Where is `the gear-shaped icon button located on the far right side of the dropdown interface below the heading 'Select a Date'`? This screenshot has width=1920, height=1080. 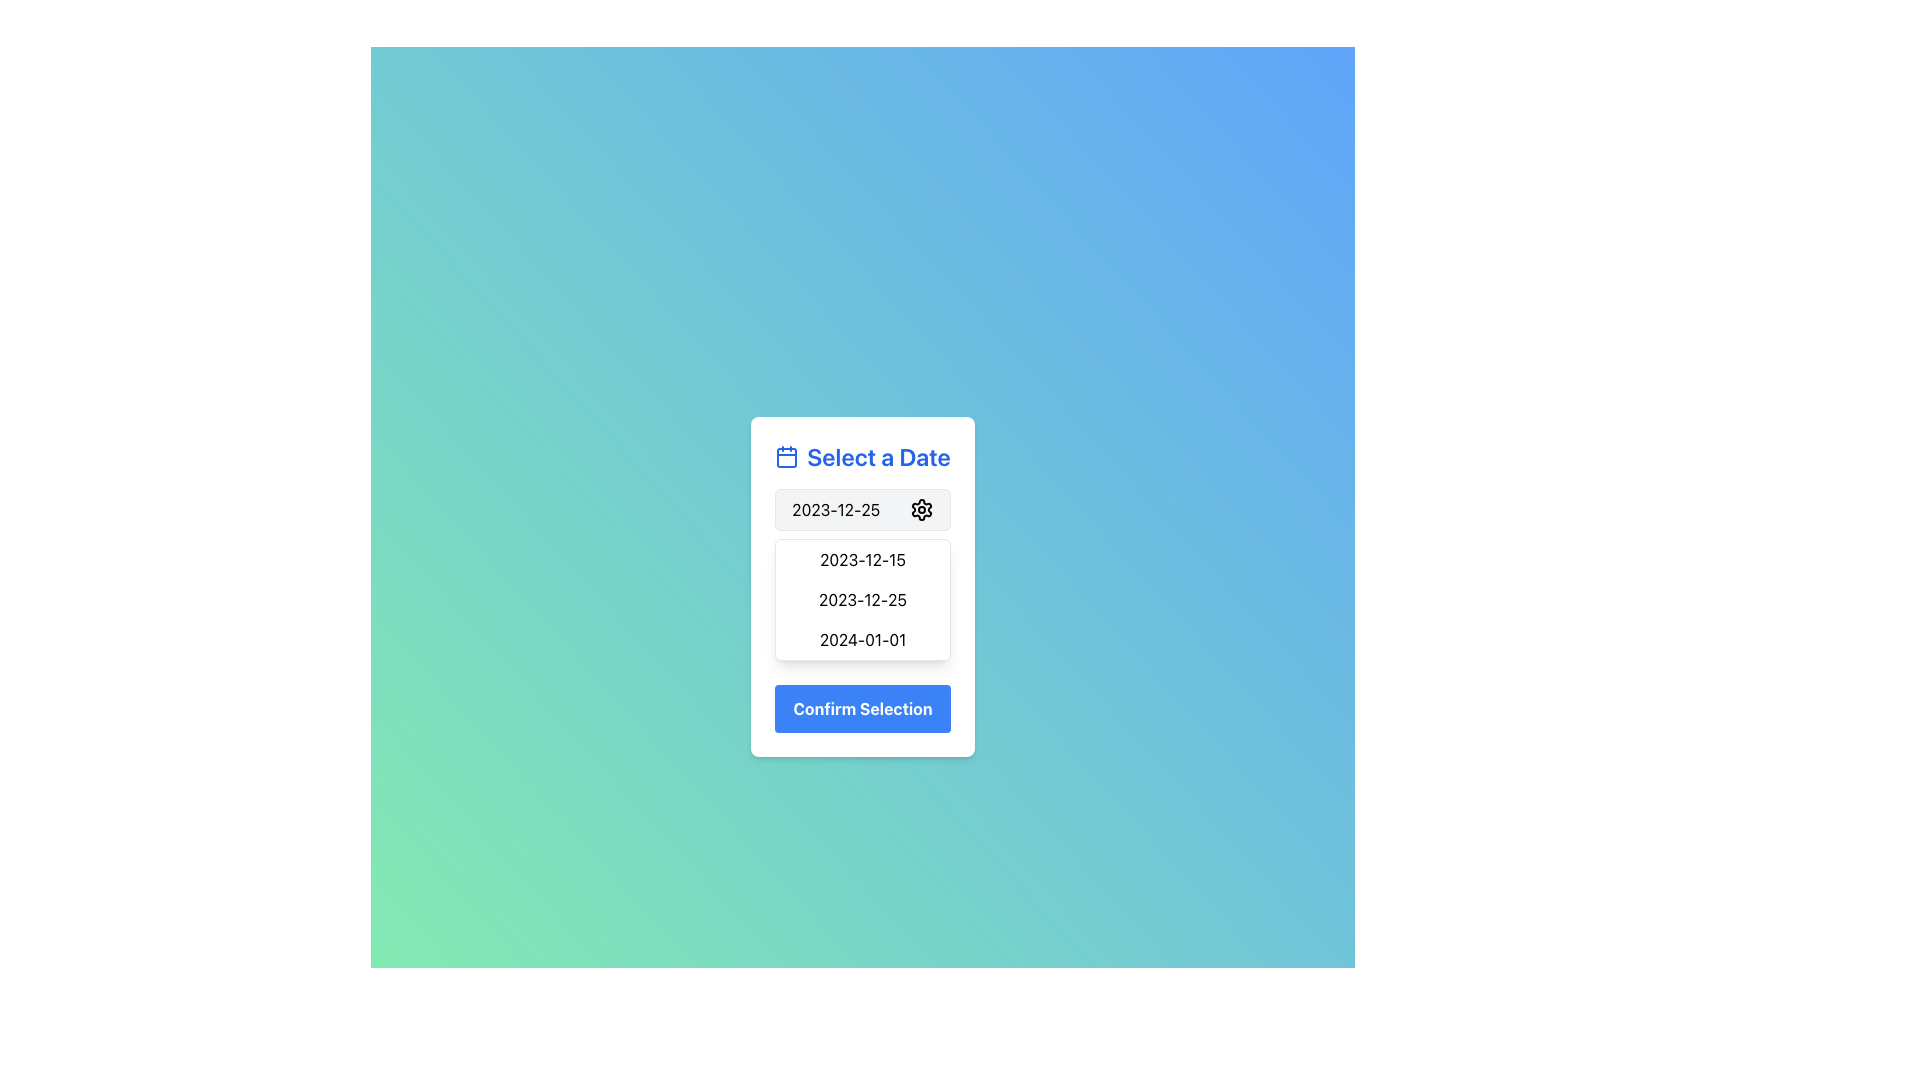
the gear-shaped icon button located on the far right side of the dropdown interface below the heading 'Select a Date' is located at coordinates (920, 508).